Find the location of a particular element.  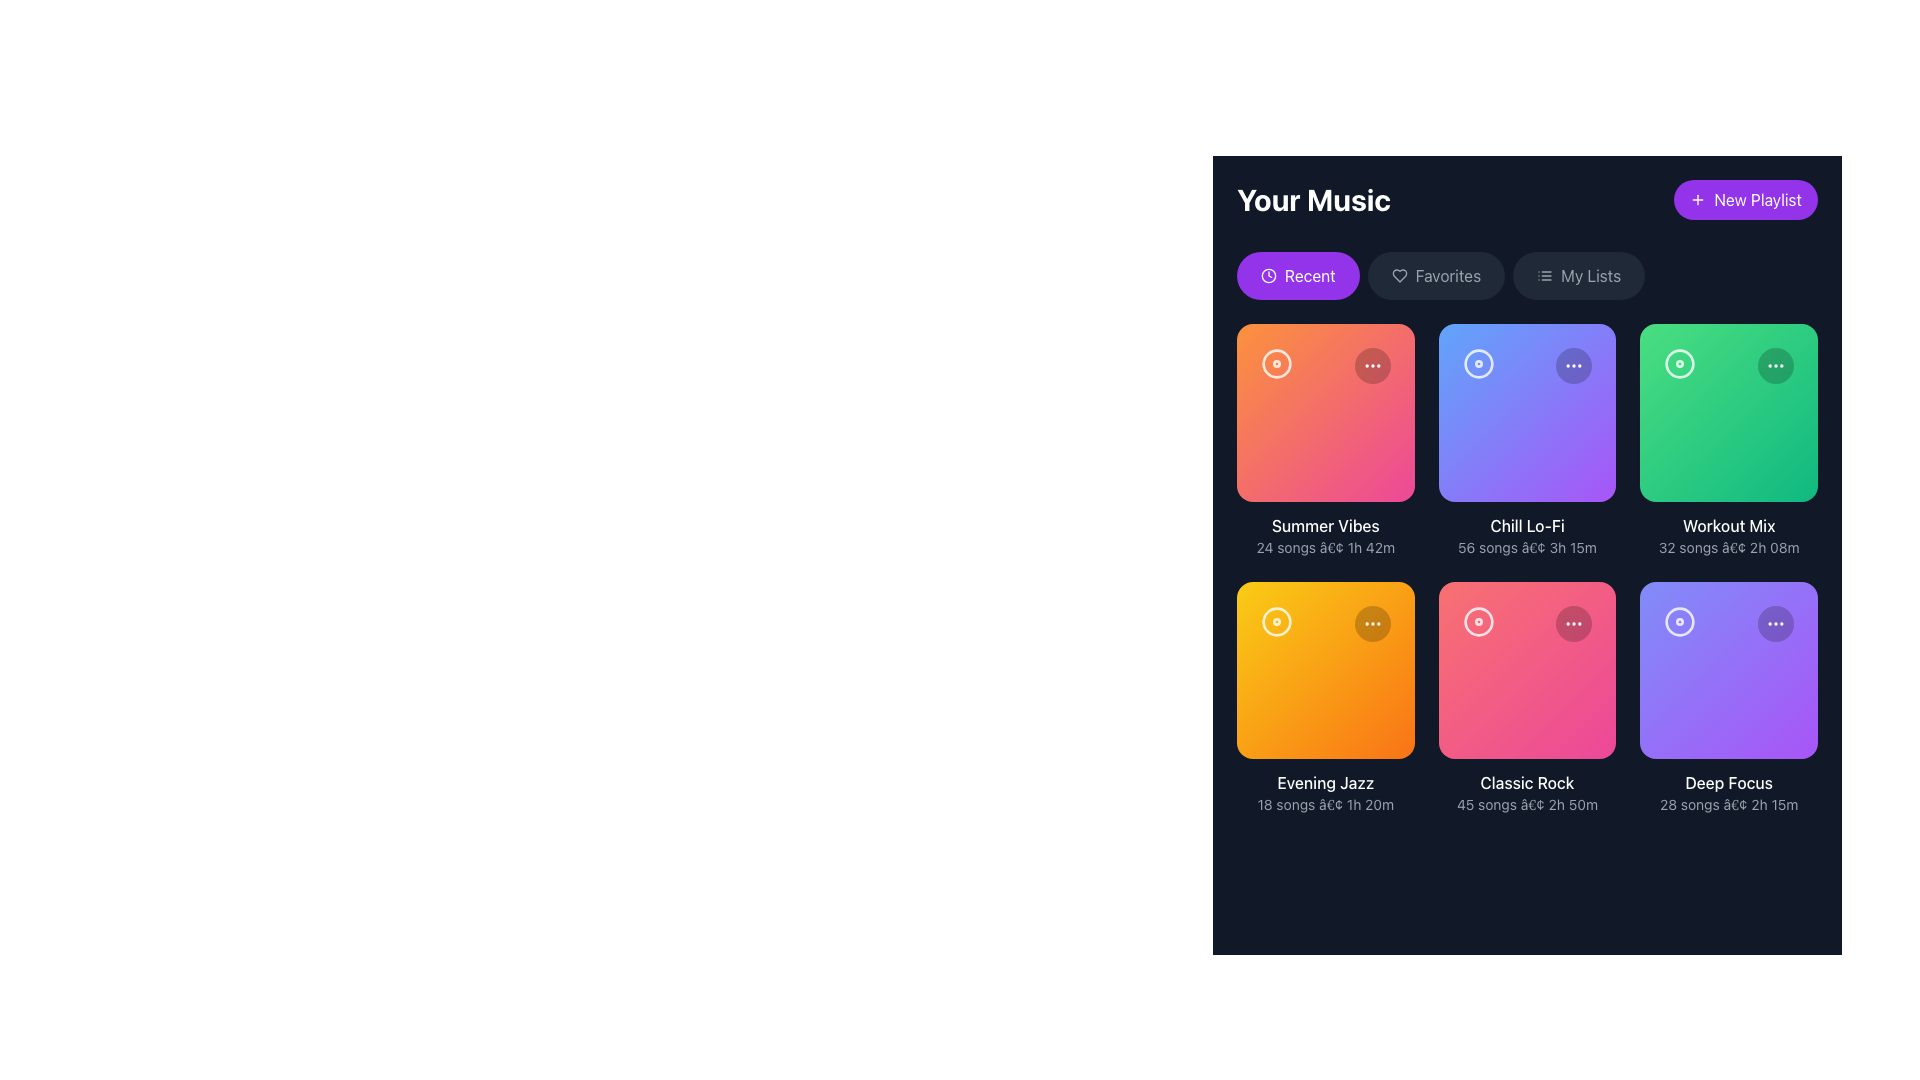

the 'Workout Mix' music playlist card located is located at coordinates (1728, 439).